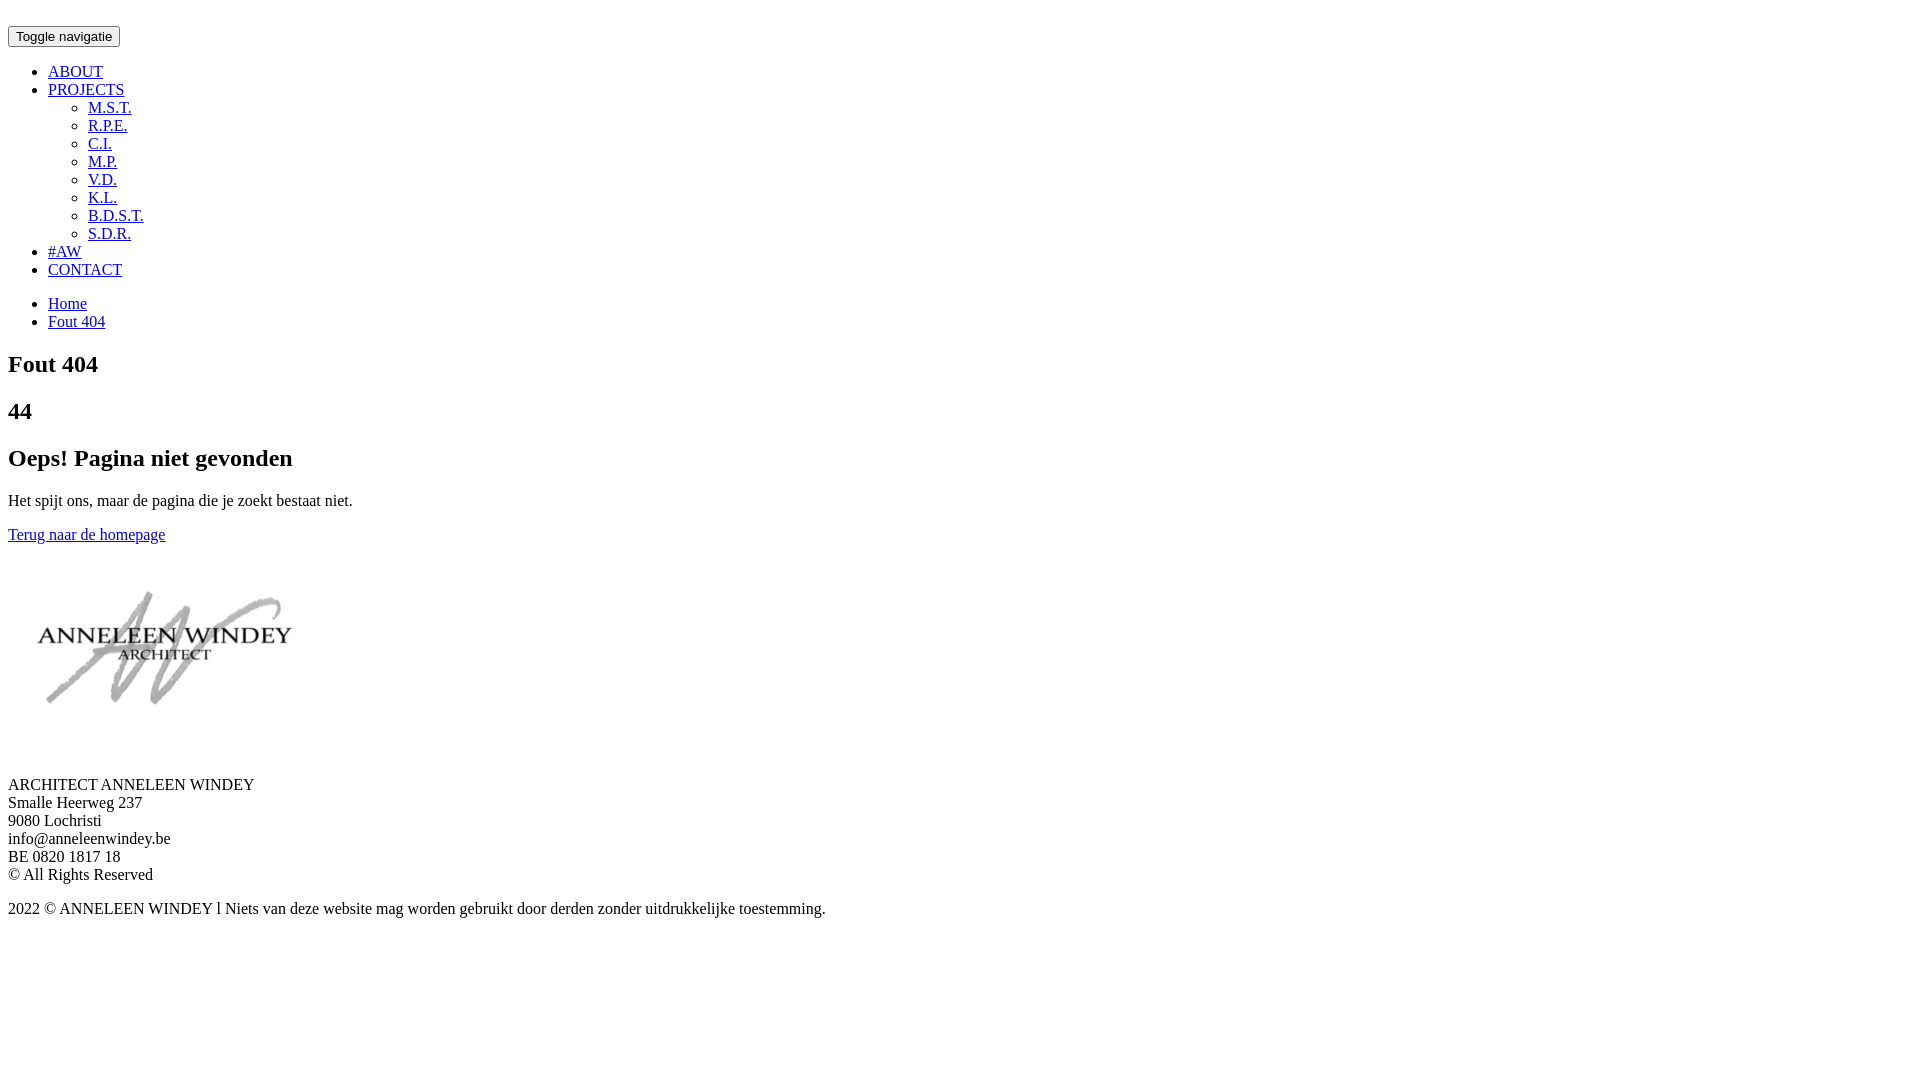  What do you see at coordinates (85, 533) in the screenshot?
I see `'Terug naar de homepage'` at bounding box center [85, 533].